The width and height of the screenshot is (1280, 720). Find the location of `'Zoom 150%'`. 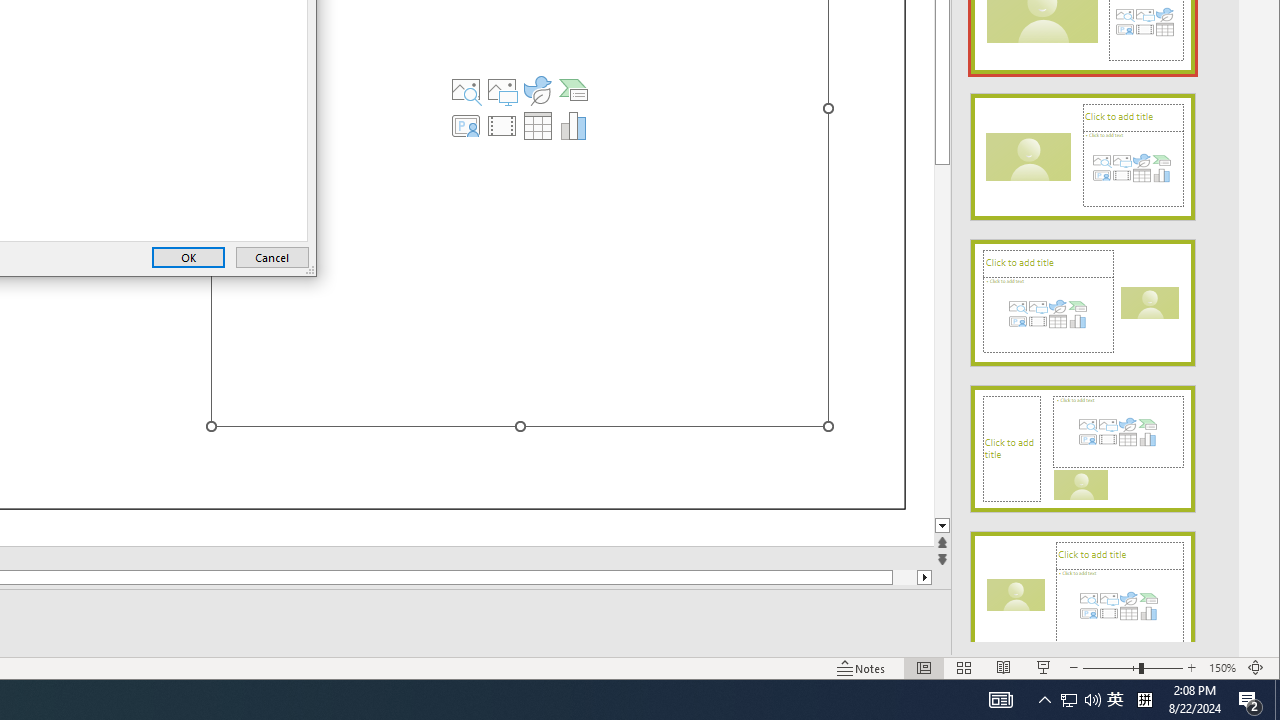

'Zoom 150%' is located at coordinates (1221, 668).